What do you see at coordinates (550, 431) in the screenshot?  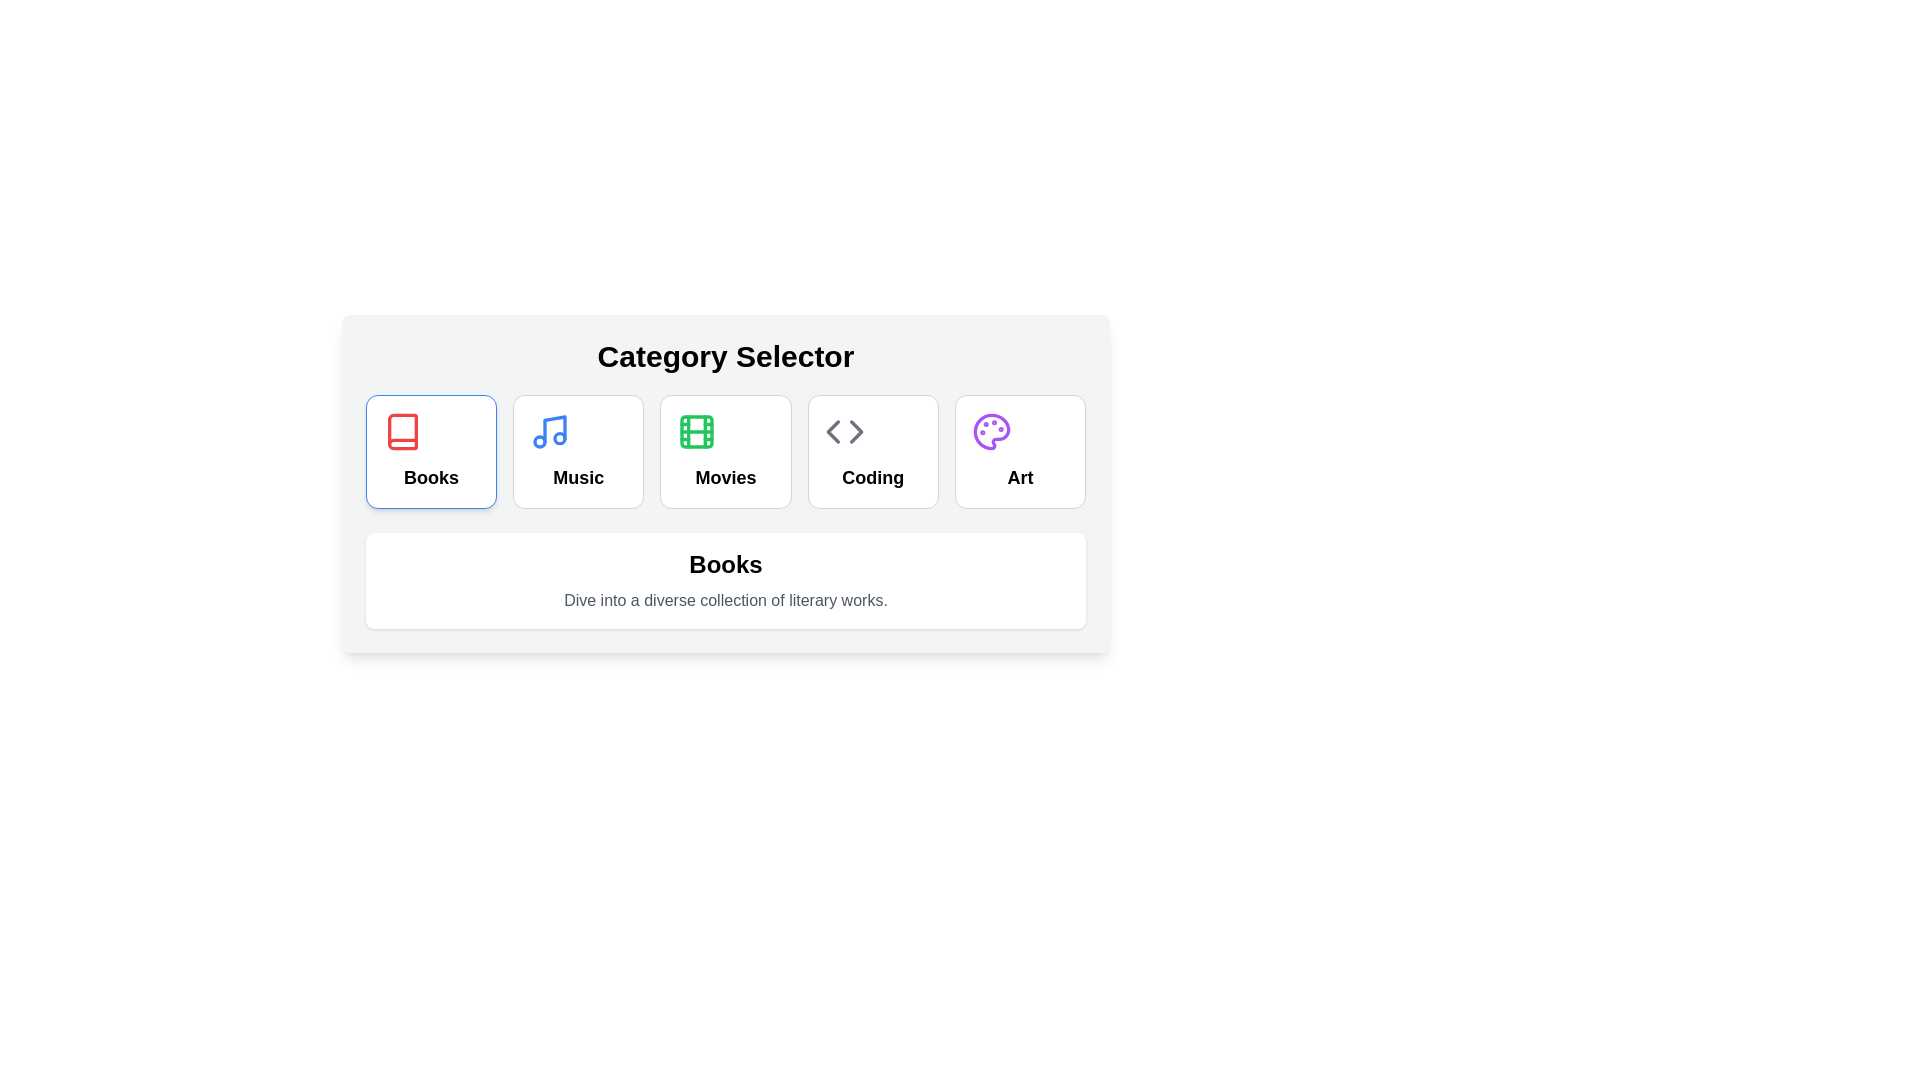 I see `the musical note icon, which is styled in blue with rounded stroke ends and is located inside the 'Music' card, the second card from the left under the 'Category Selector' heading` at bounding box center [550, 431].